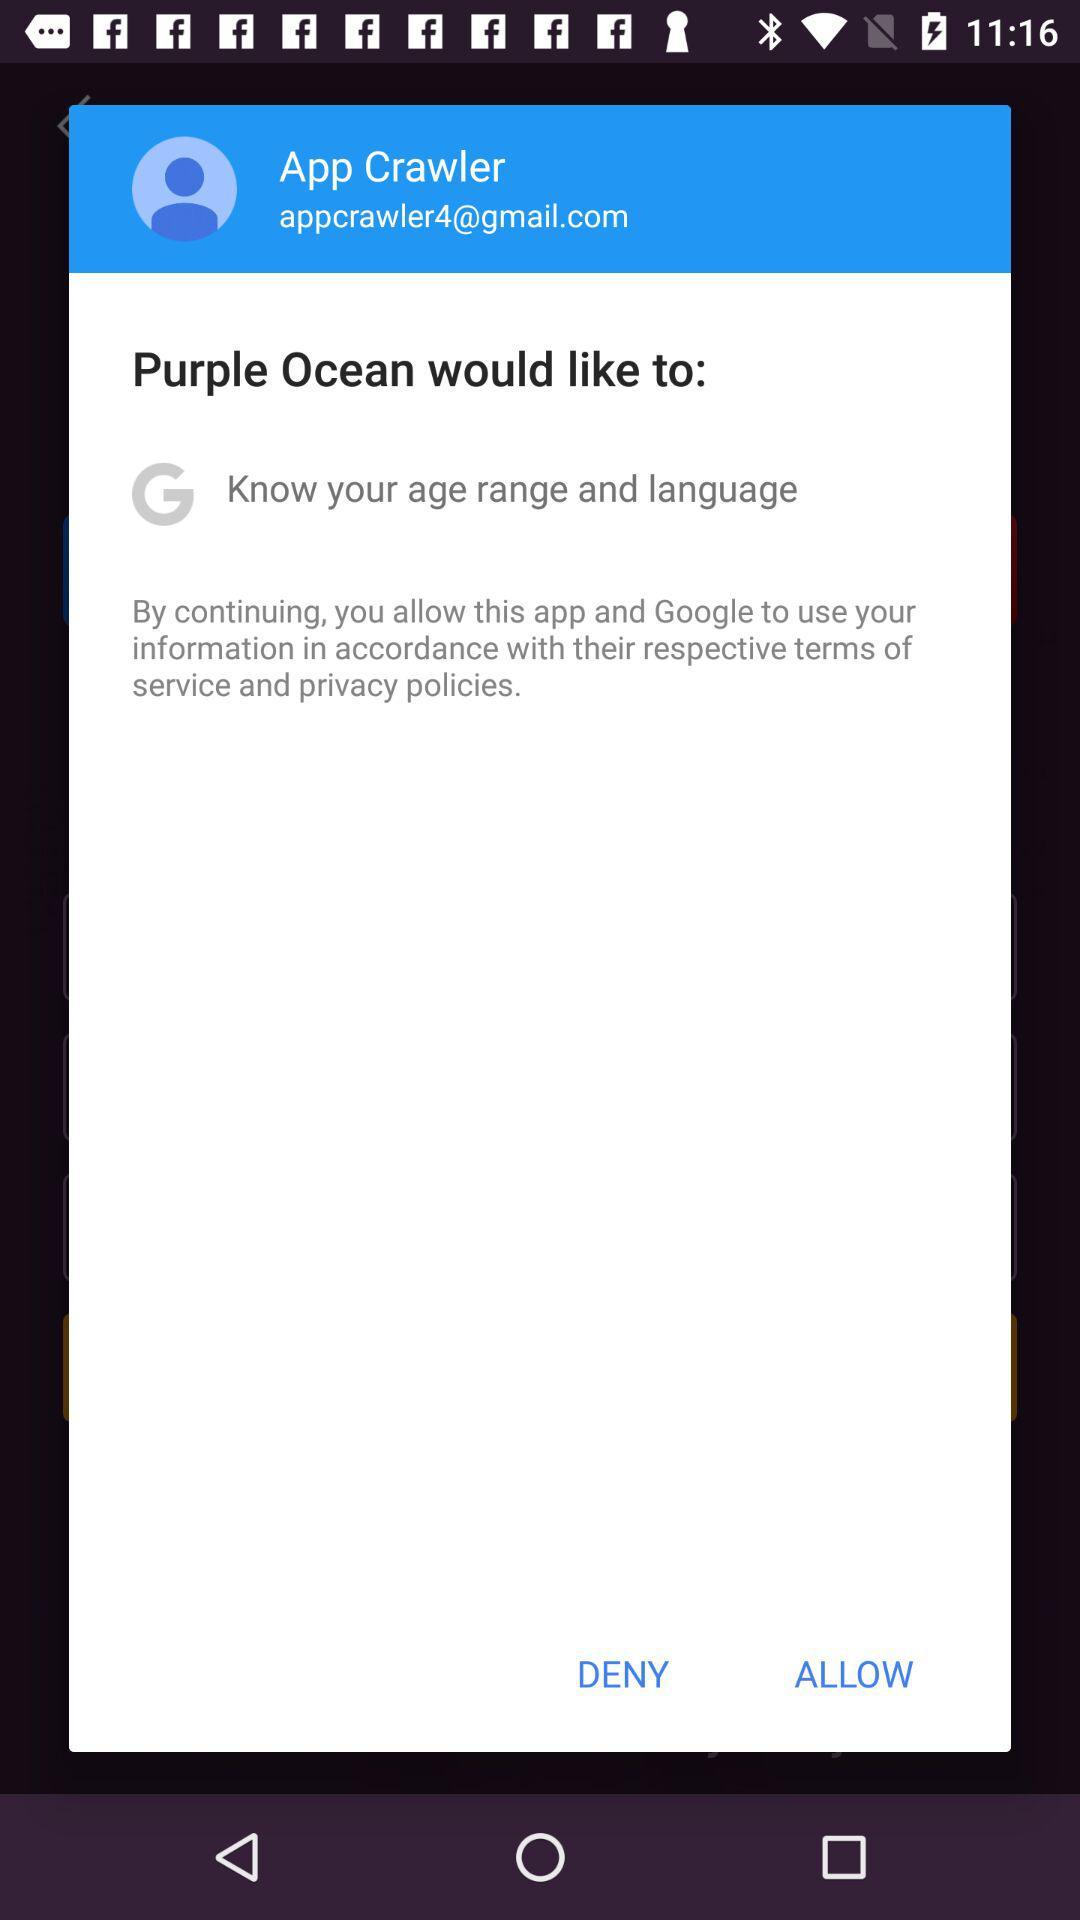 Image resolution: width=1080 pixels, height=1920 pixels. I want to click on the item at the bottom, so click(621, 1673).